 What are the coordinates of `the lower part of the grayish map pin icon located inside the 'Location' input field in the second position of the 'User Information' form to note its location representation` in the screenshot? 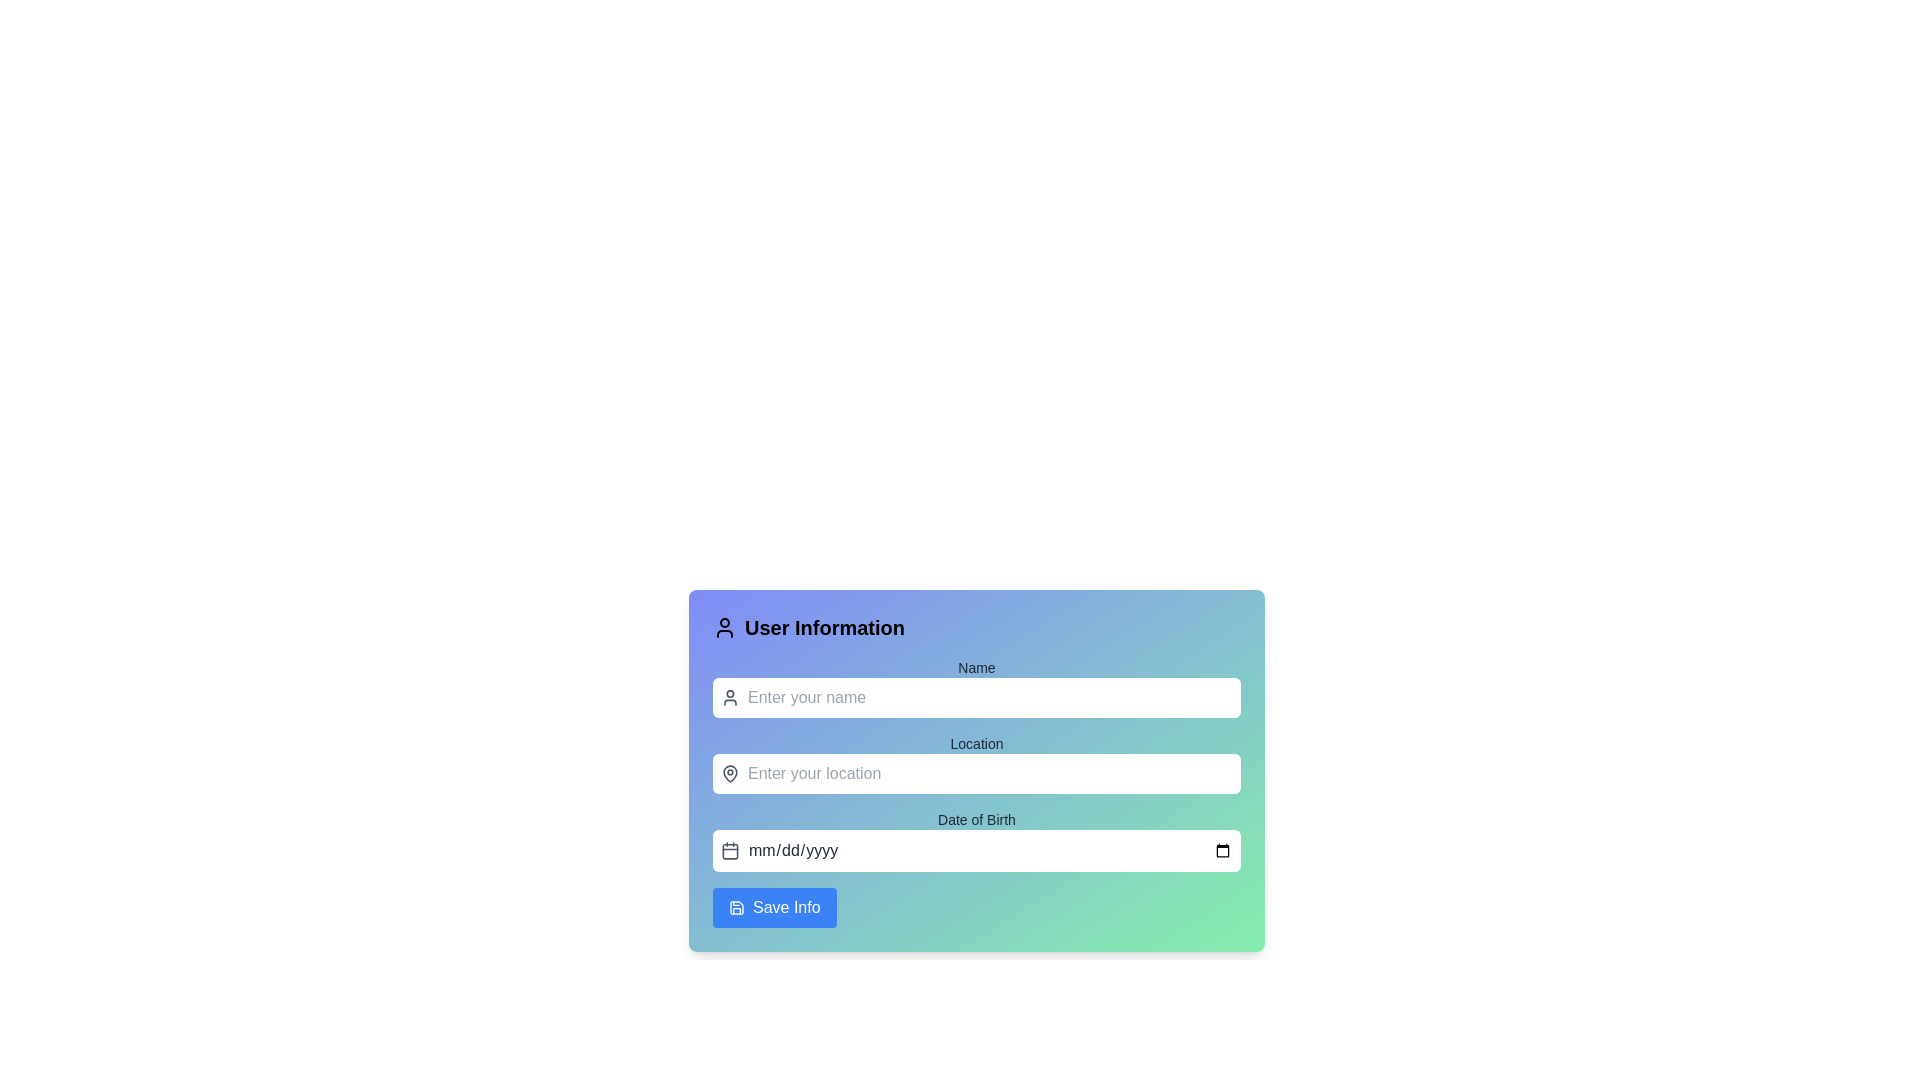 It's located at (729, 773).